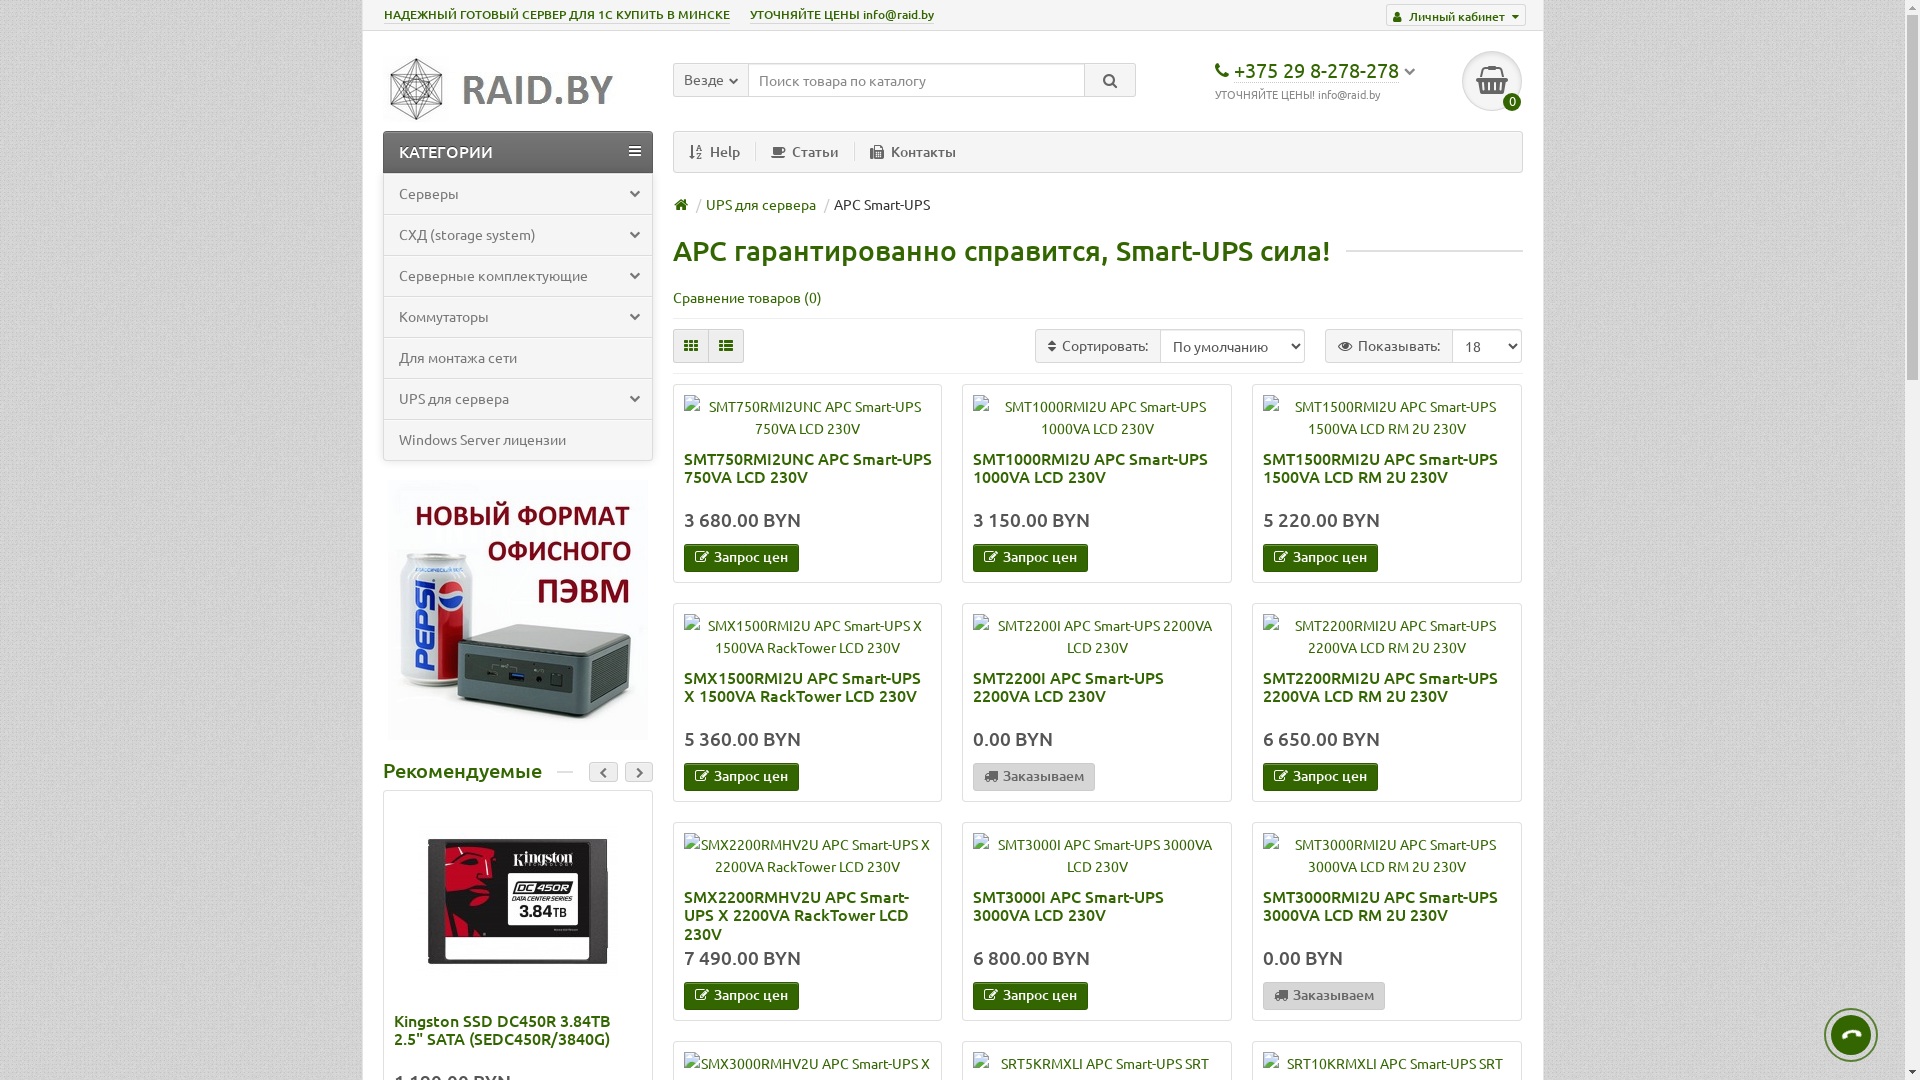 This screenshot has height=1080, width=1920. What do you see at coordinates (1386, 855) in the screenshot?
I see `'SMT3000RMI2U APC Smart-UPS 3000VA LCD RM 2U 230V'` at bounding box center [1386, 855].